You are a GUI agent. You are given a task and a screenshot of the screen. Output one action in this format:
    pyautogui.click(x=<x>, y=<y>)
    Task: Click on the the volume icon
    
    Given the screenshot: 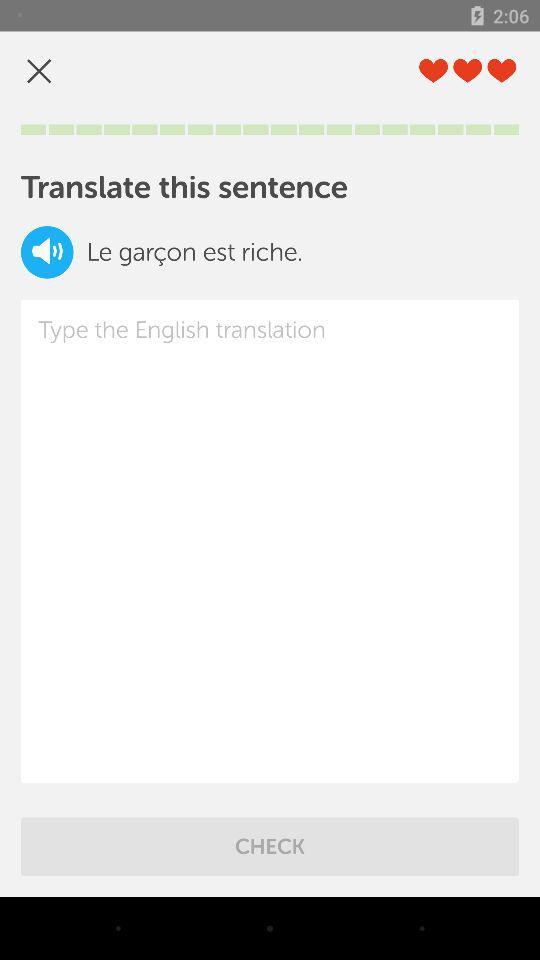 What is the action you would take?
    pyautogui.click(x=47, y=251)
    